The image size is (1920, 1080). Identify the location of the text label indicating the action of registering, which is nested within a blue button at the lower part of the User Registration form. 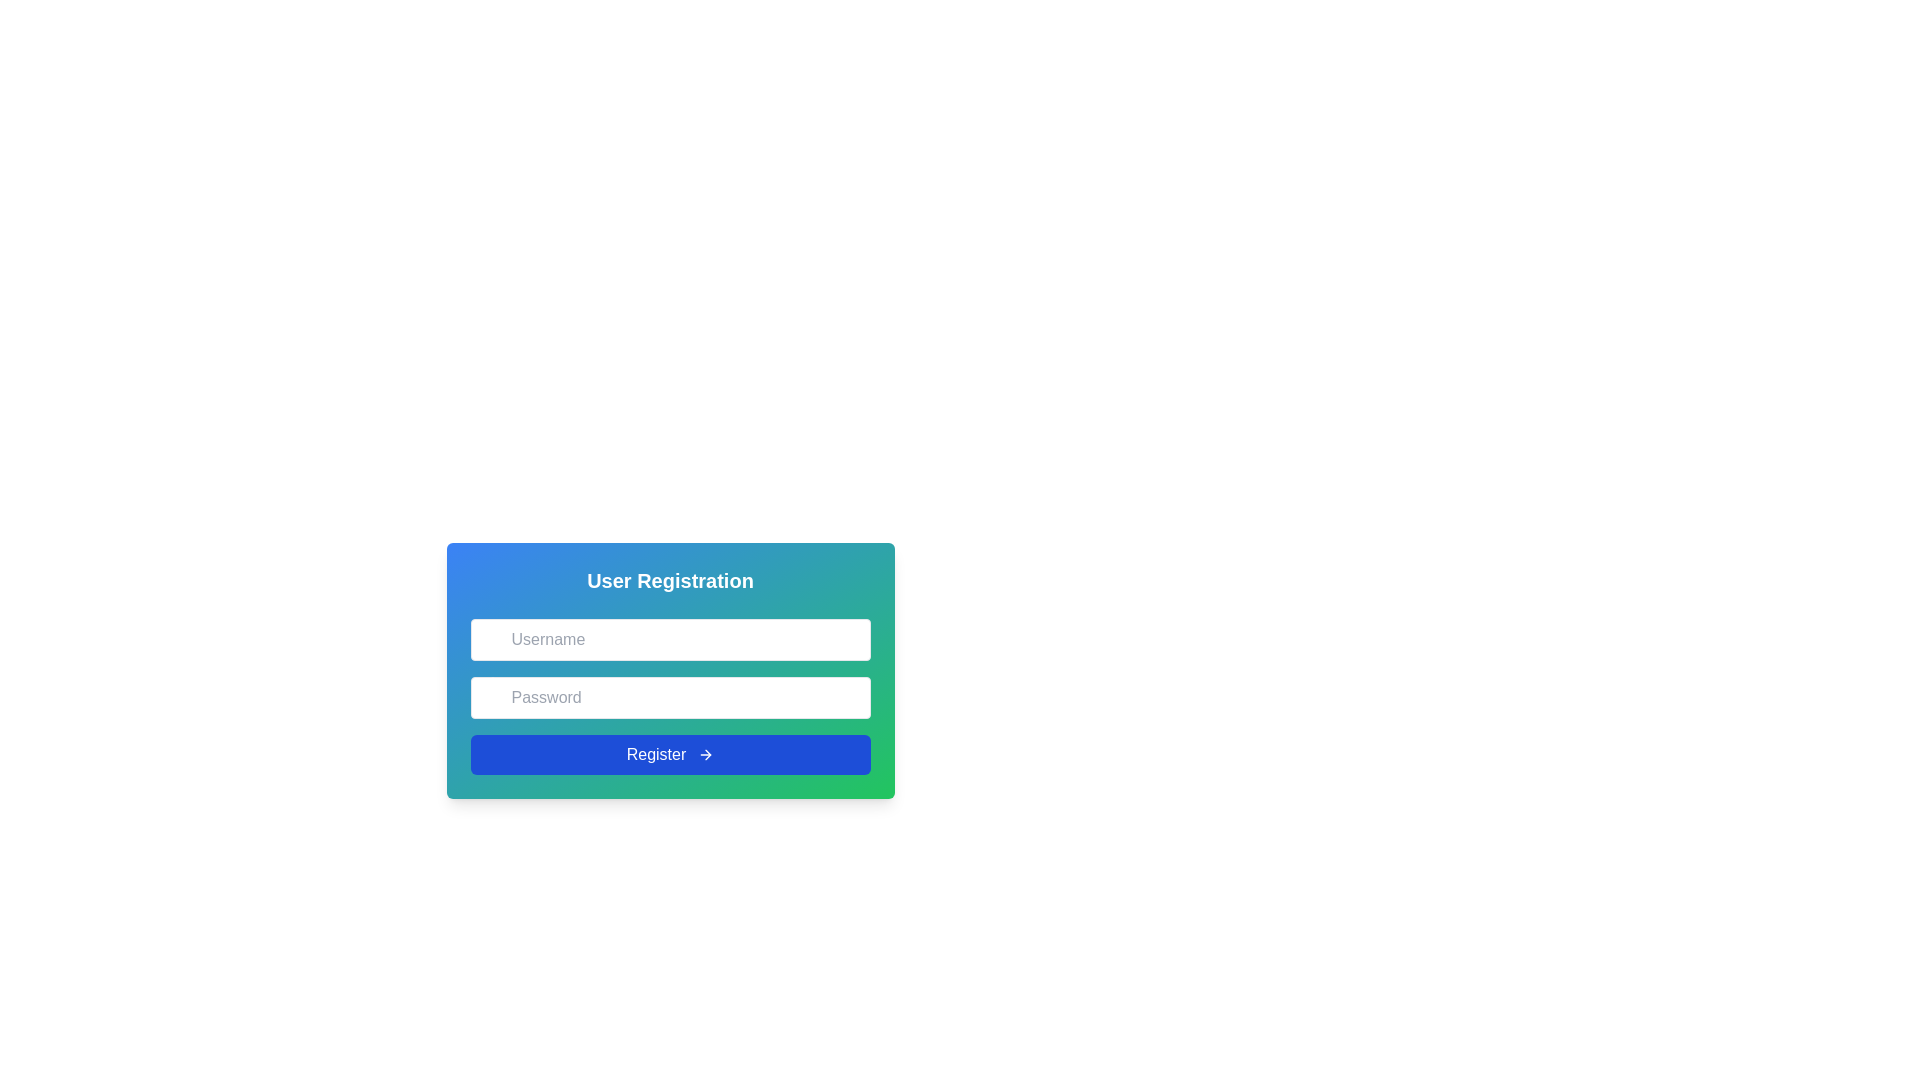
(656, 755).